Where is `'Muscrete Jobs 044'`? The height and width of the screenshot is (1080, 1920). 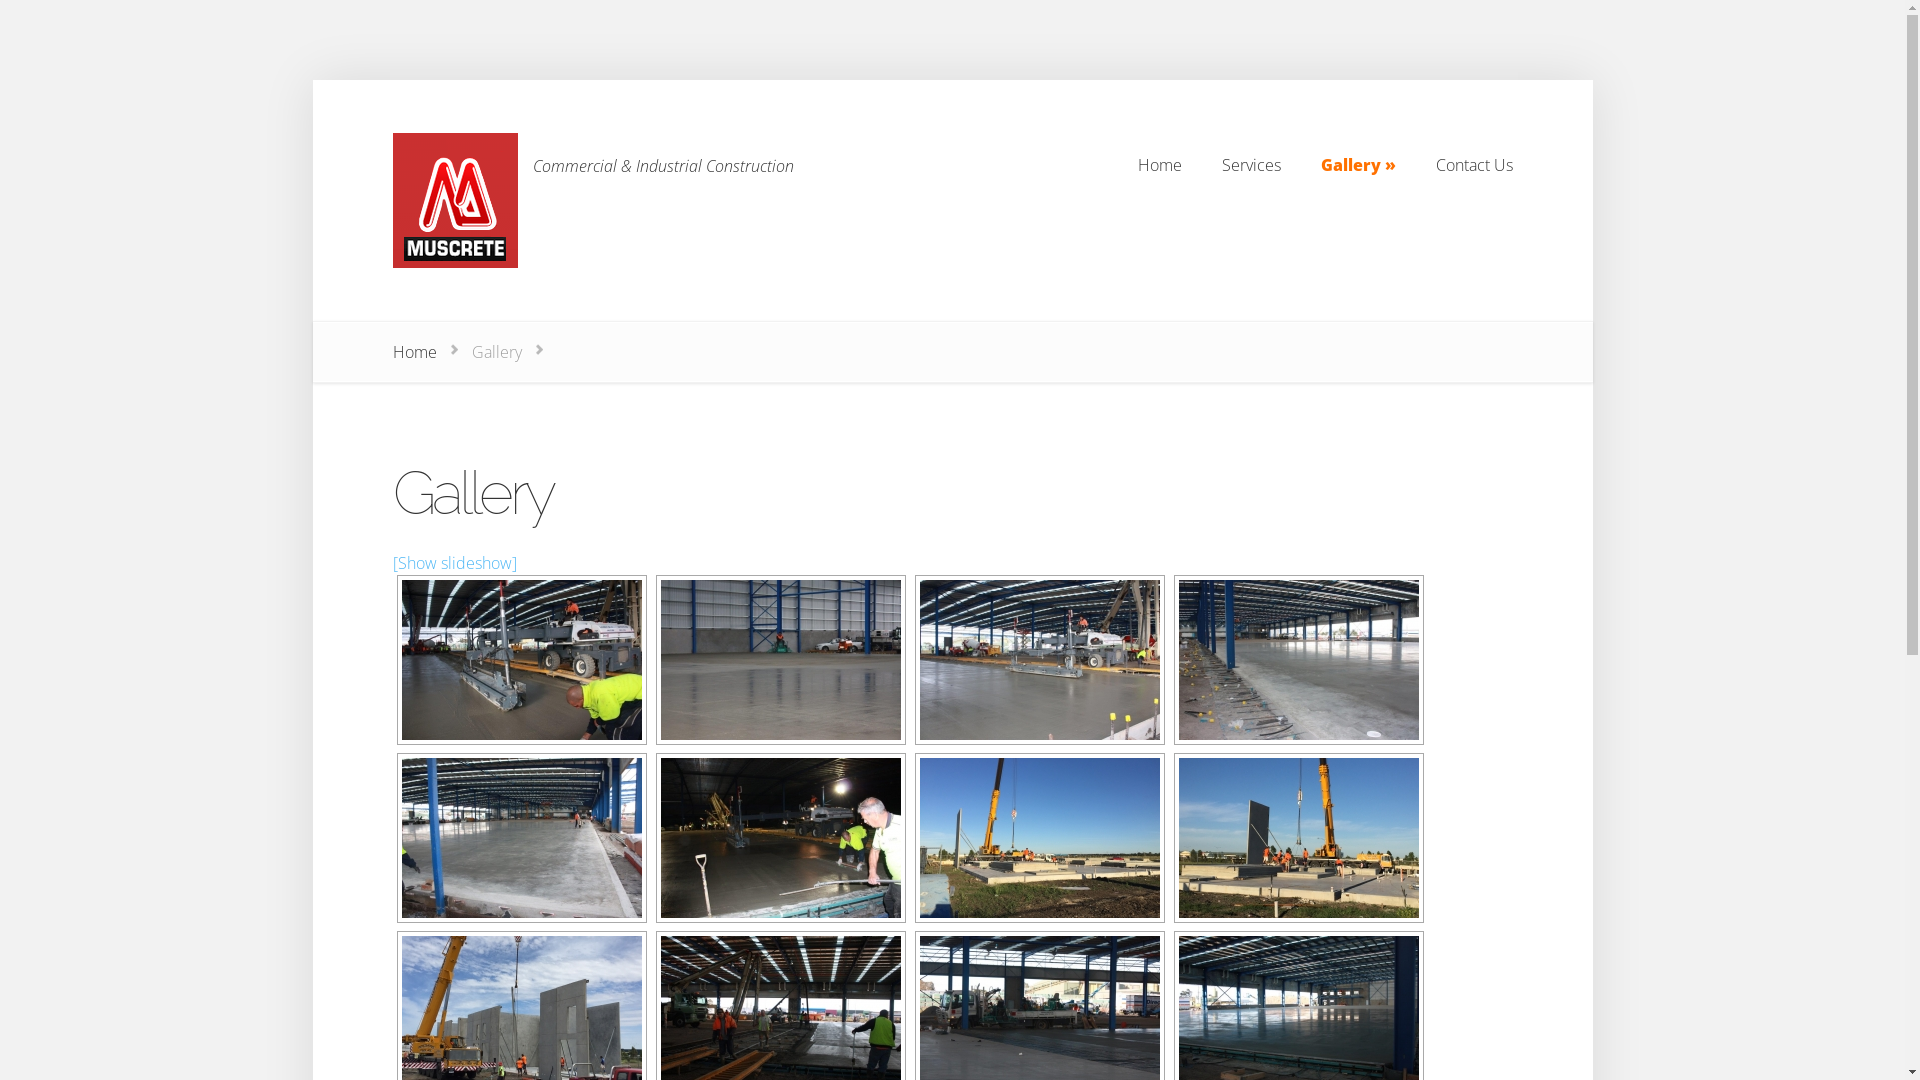 'Muscrete Jobs 044' is located at coordinates (1038, 659).